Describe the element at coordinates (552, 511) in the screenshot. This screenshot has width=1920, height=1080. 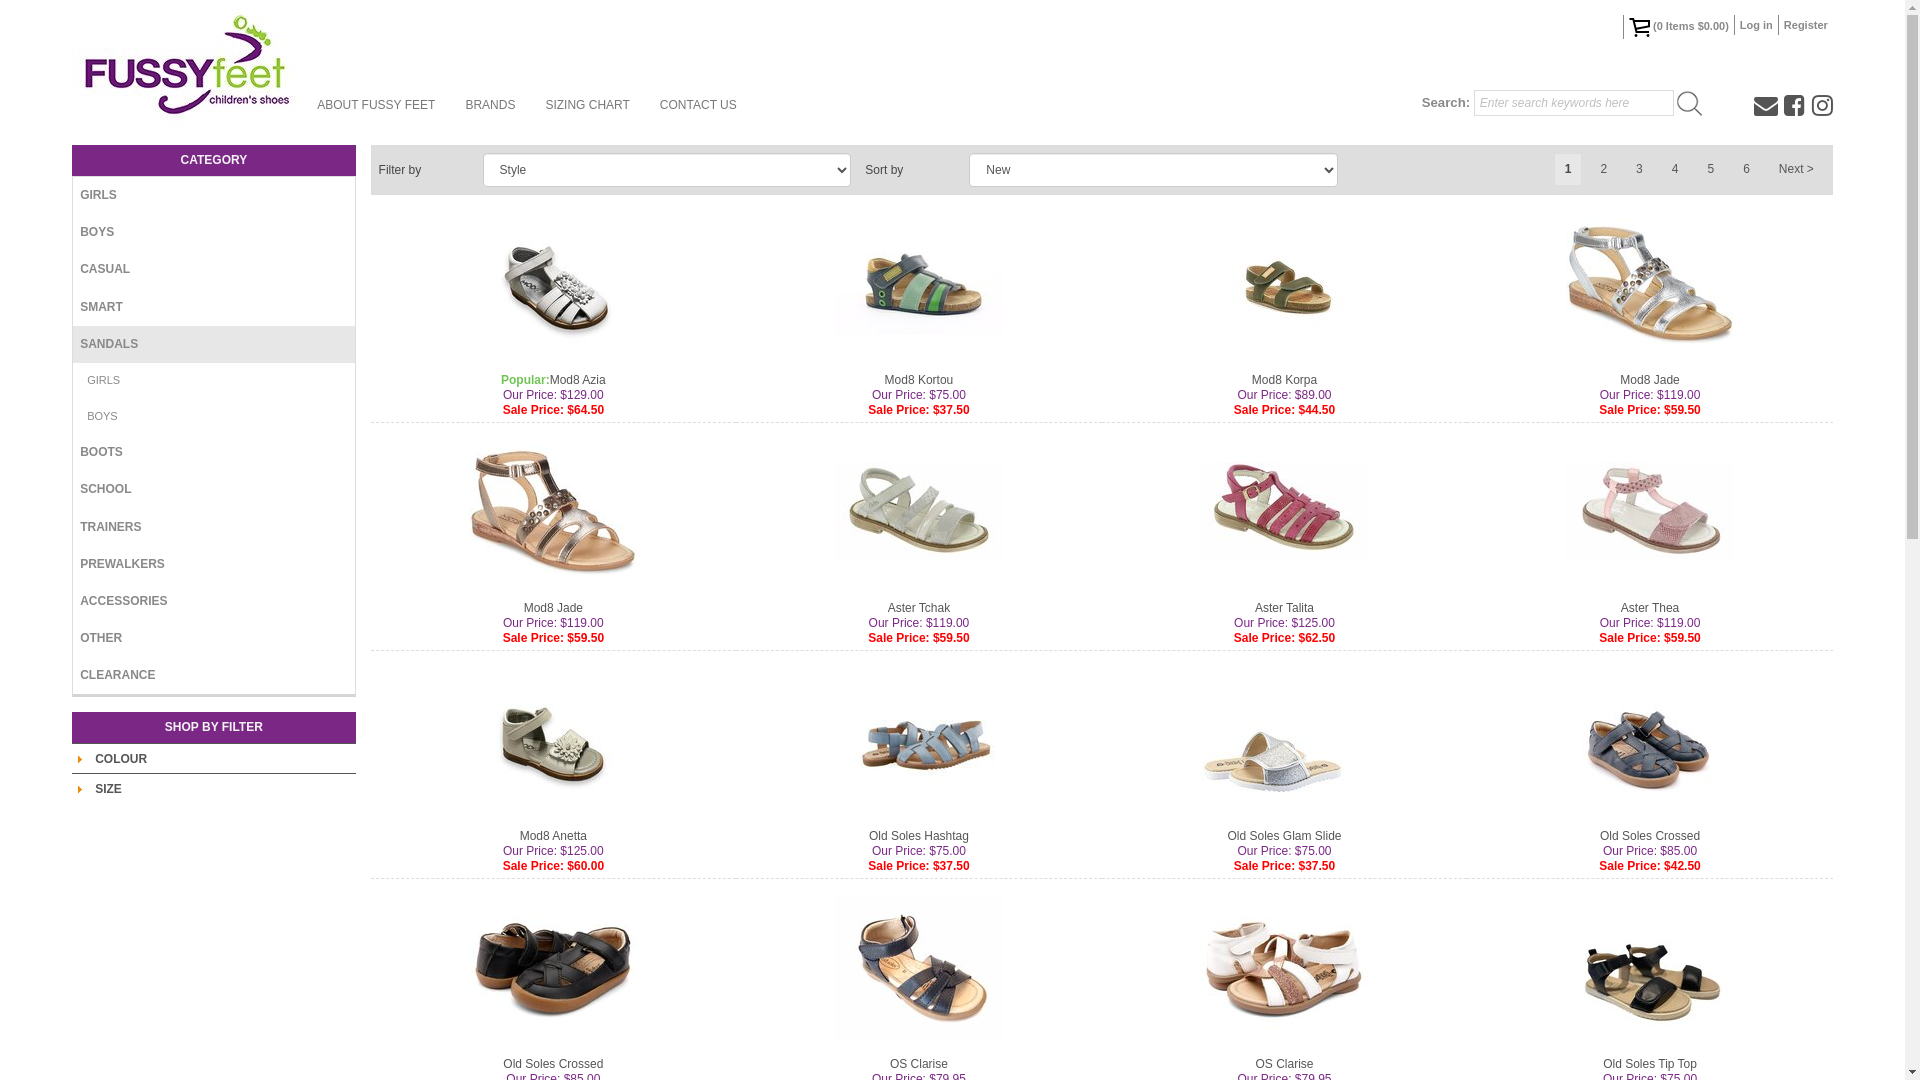
I see `'Mod8 Jade-sandals-Fussy Feet - Childrens Shoes'` at that location.